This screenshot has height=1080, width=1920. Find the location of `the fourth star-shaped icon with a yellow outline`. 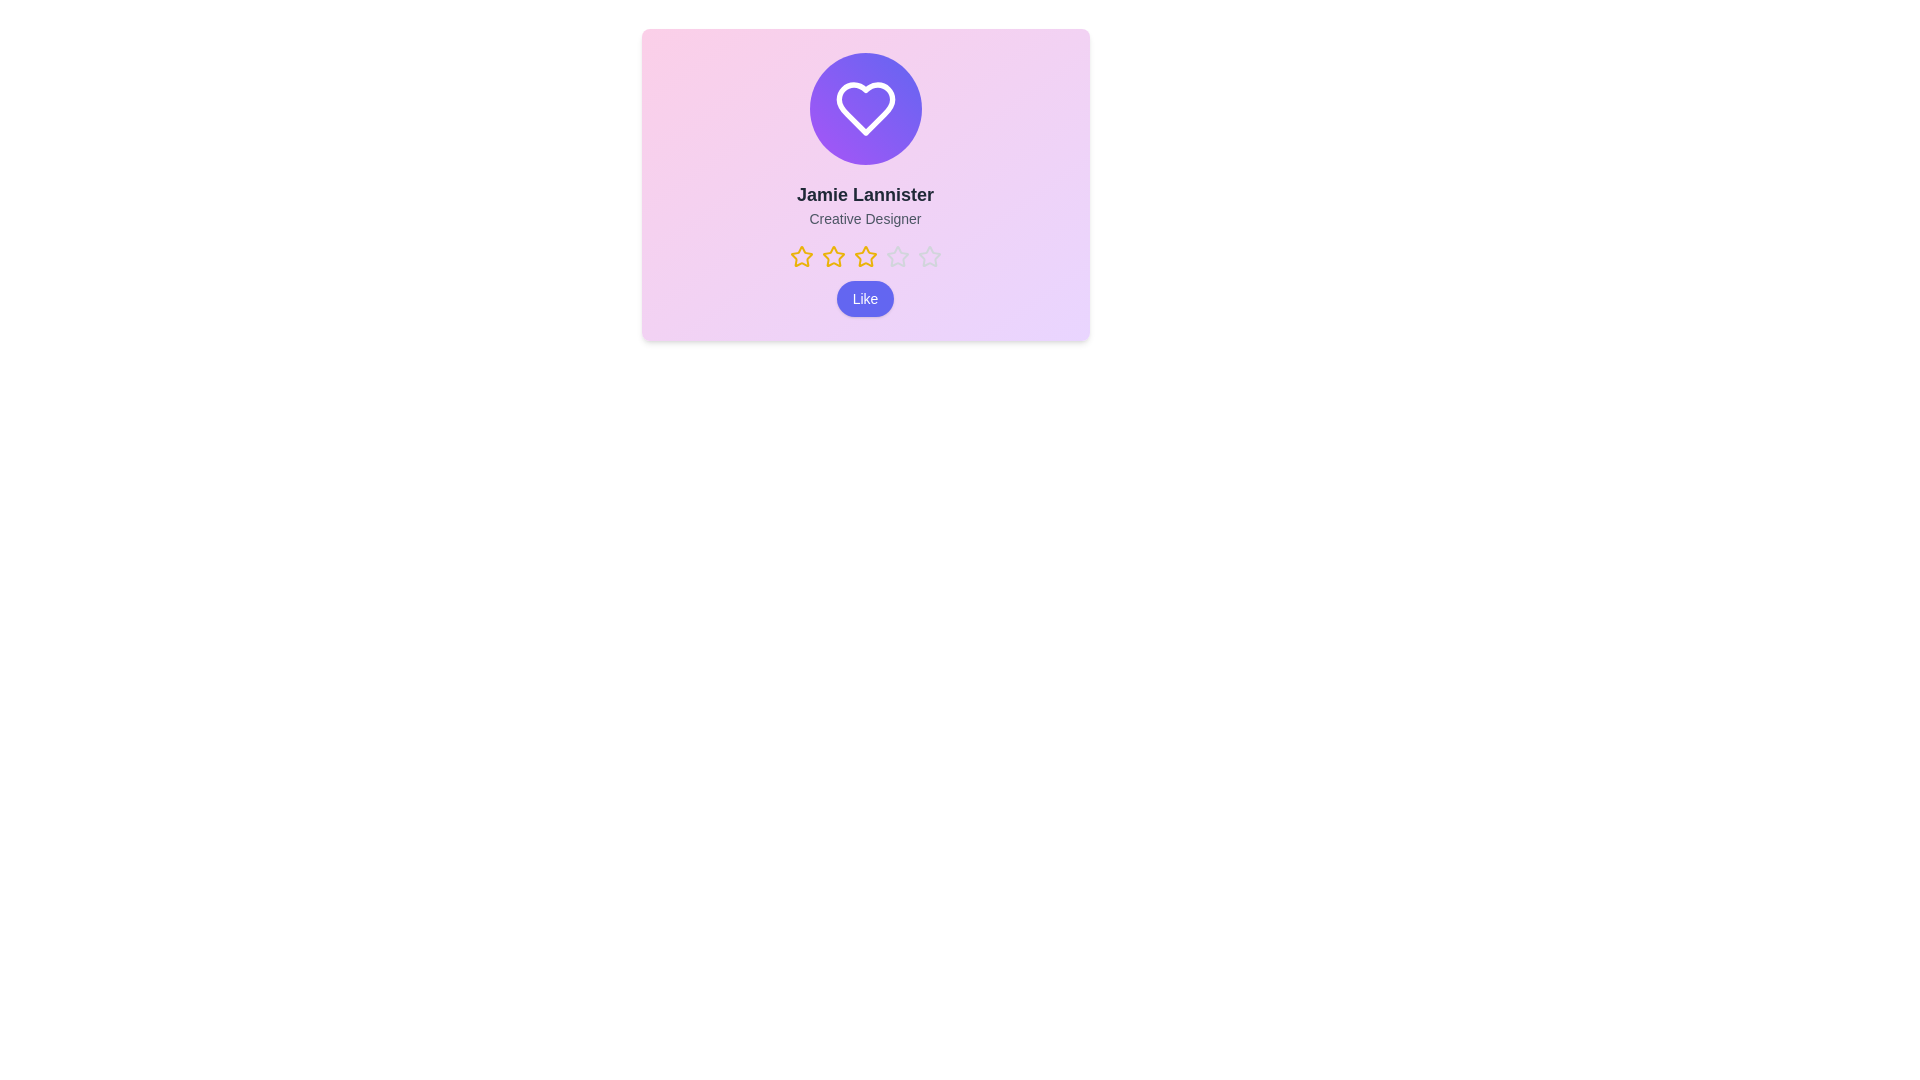

the fourth star-shaped icon with a yellow outline is located at coordinates (865, 256).